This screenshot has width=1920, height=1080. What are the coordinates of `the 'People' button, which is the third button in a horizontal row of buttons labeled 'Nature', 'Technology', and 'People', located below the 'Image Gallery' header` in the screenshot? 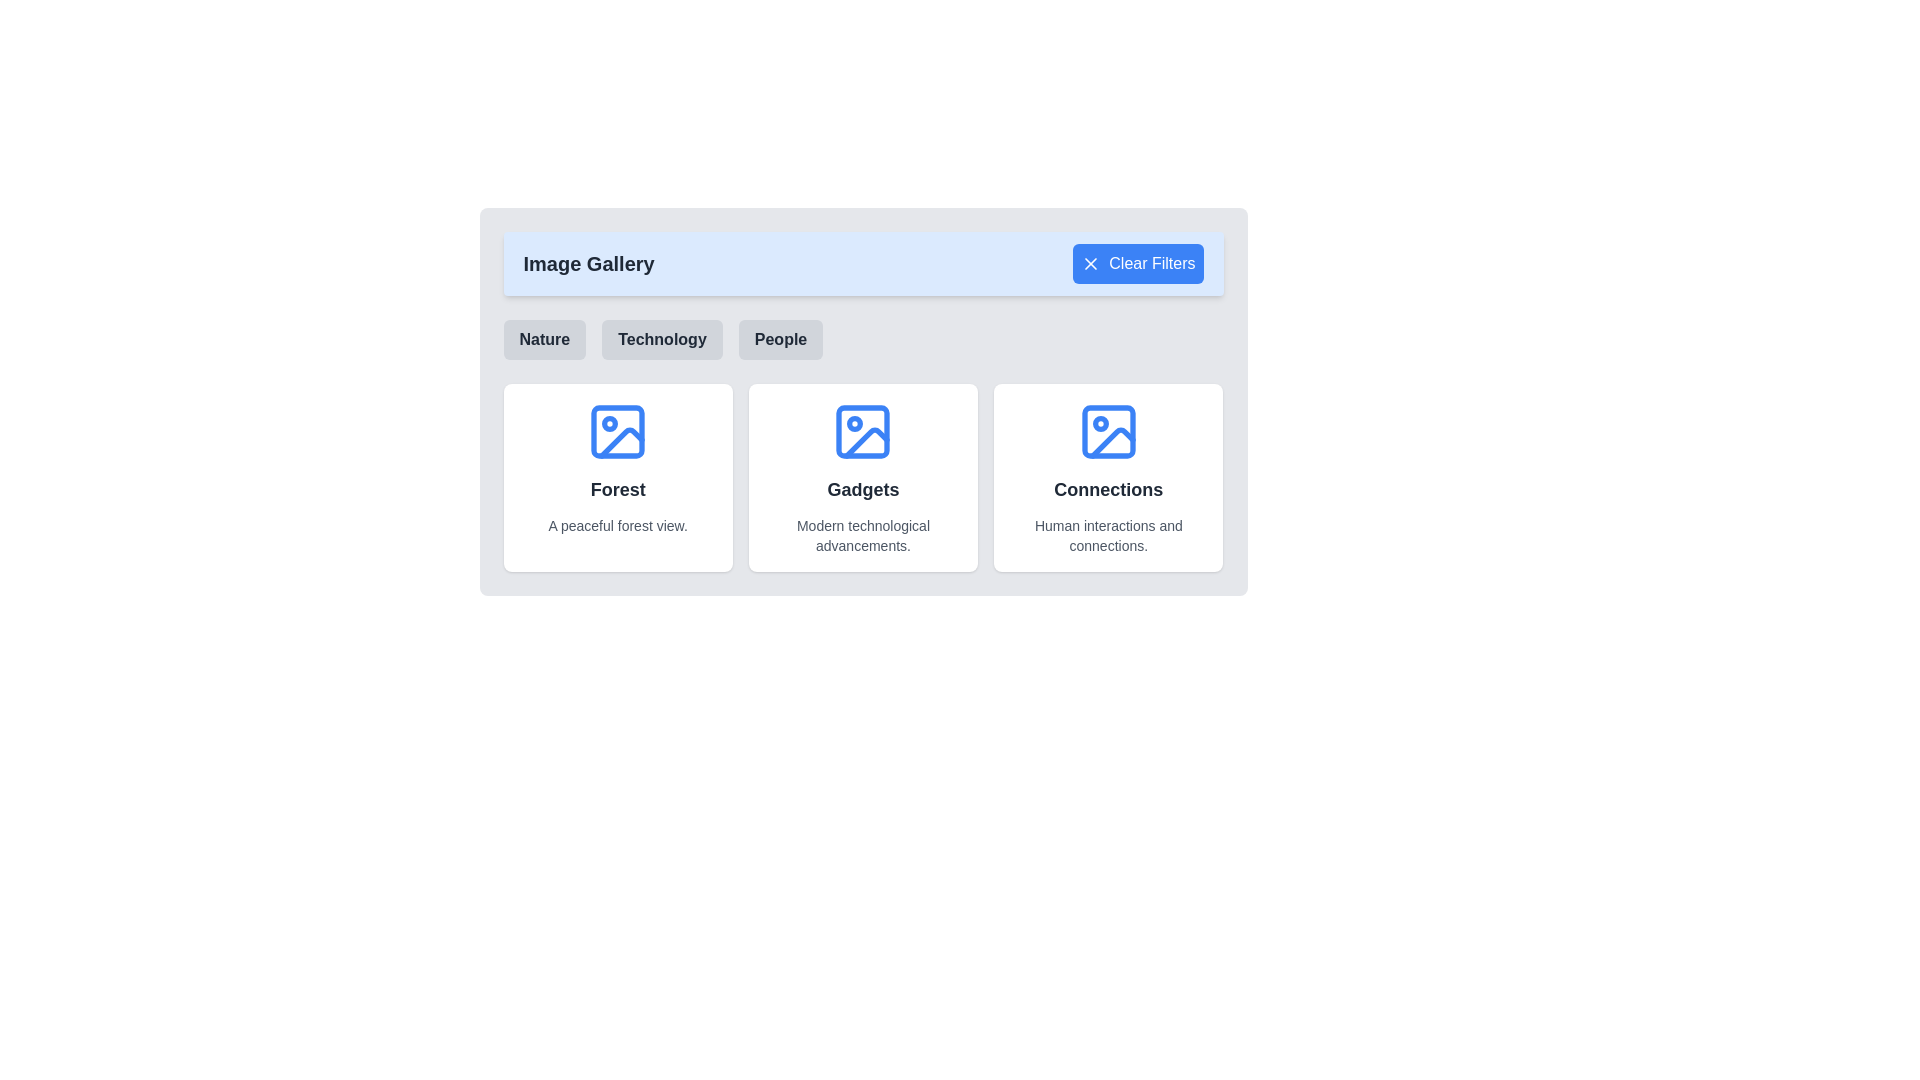 It's located at (780, 338).